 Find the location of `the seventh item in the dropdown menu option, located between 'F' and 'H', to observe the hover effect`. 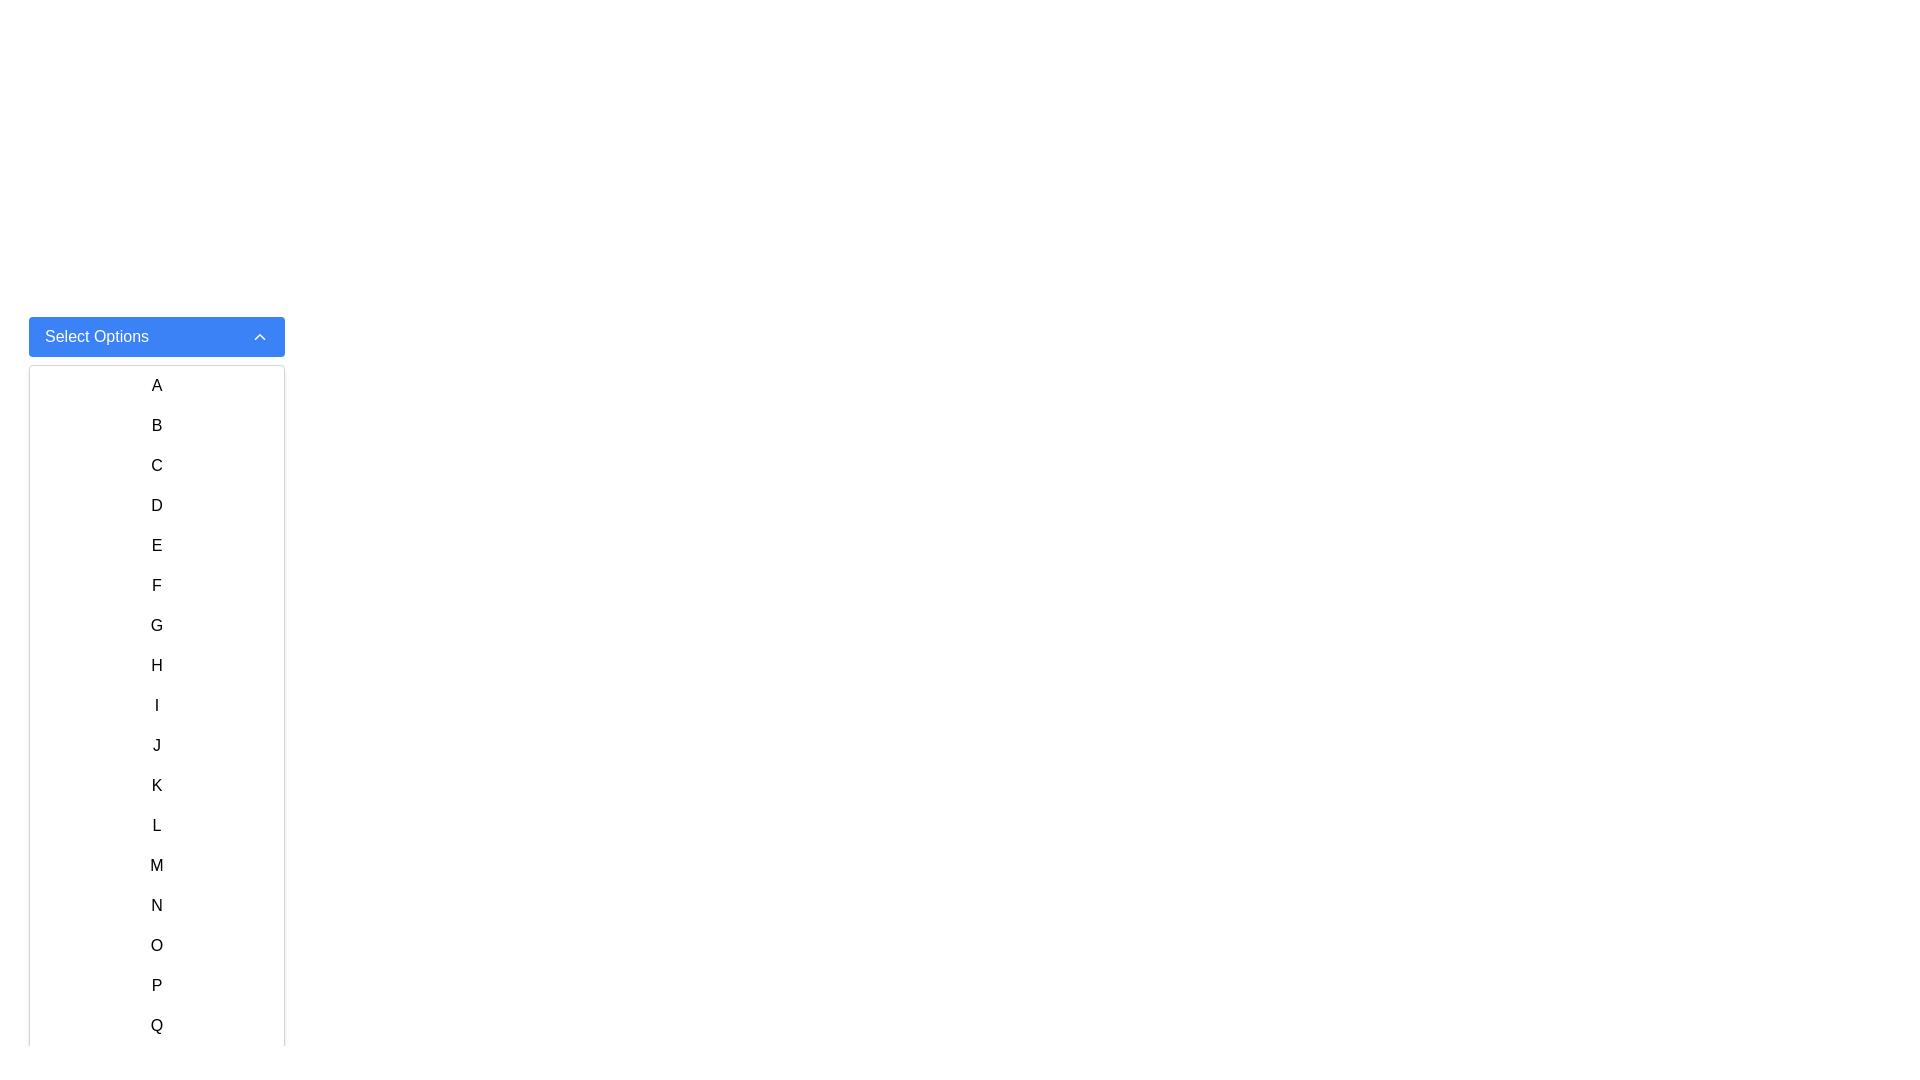

the seventh item in the dropdown menu option, located between 'F' and 'H', to observe the hover effect is located at coordinates (156, 624).